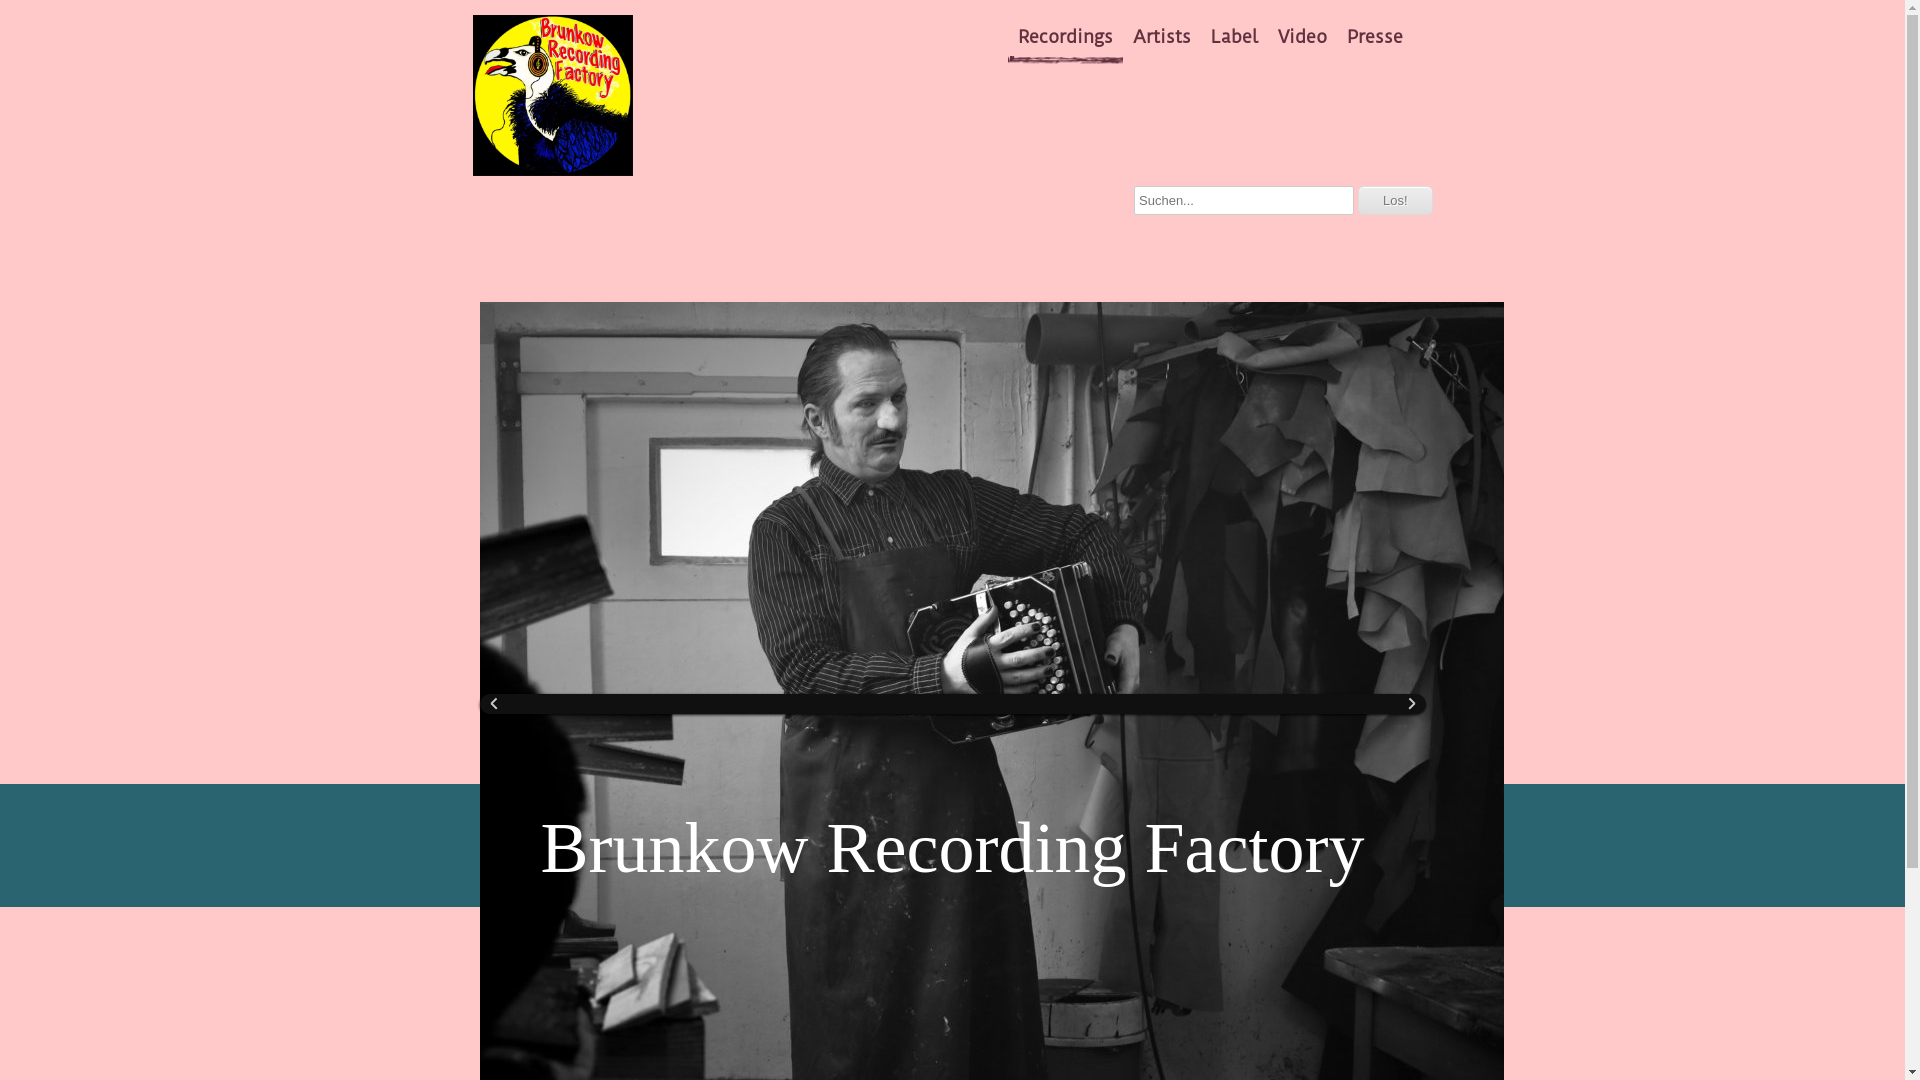  Describe the element at coordinates (1064, 37) in the screenshot. I see `'Recordings'` at that location.